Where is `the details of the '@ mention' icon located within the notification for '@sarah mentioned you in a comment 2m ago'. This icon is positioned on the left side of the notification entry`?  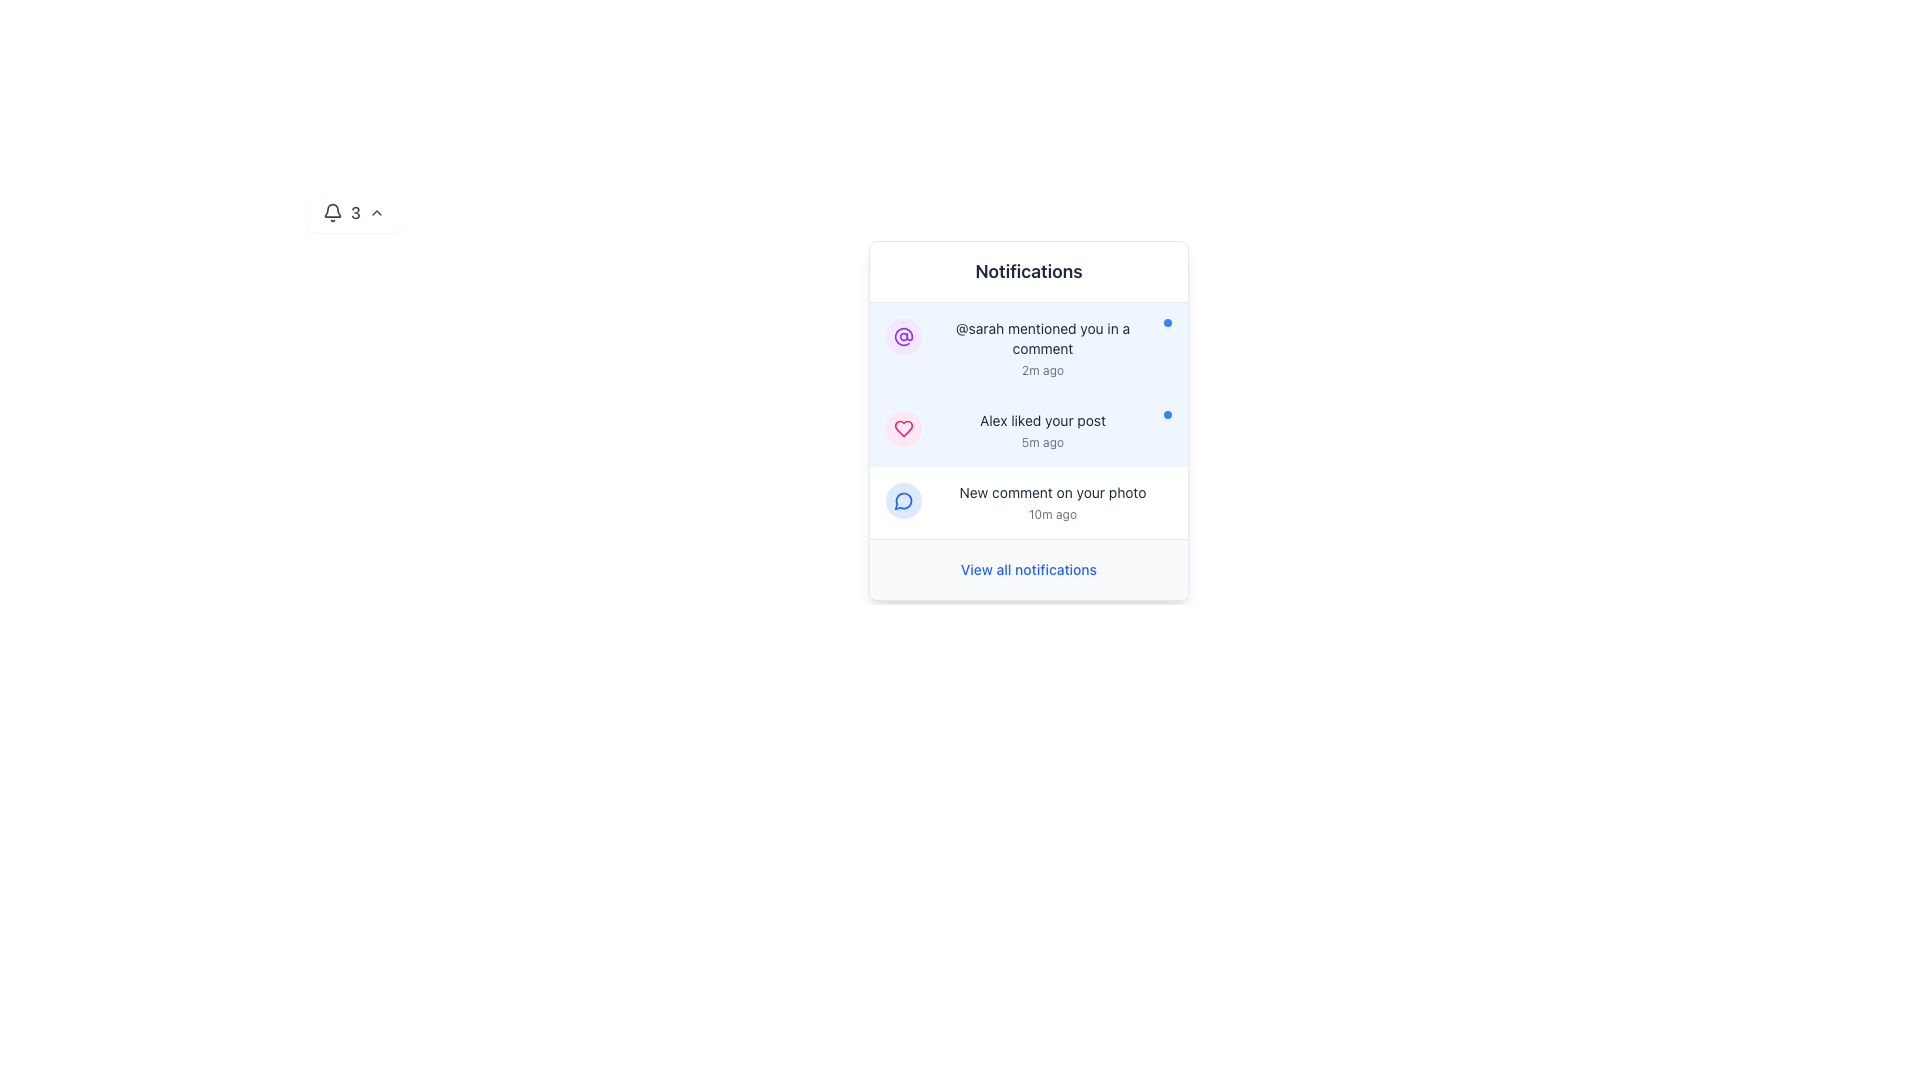 the details of the '@ mention' icon located within the notification for '@sarah mentioned you in a comment 2m ago'. This icon is positioned on the left side of the notification entry is located at coordinates (902, 335).